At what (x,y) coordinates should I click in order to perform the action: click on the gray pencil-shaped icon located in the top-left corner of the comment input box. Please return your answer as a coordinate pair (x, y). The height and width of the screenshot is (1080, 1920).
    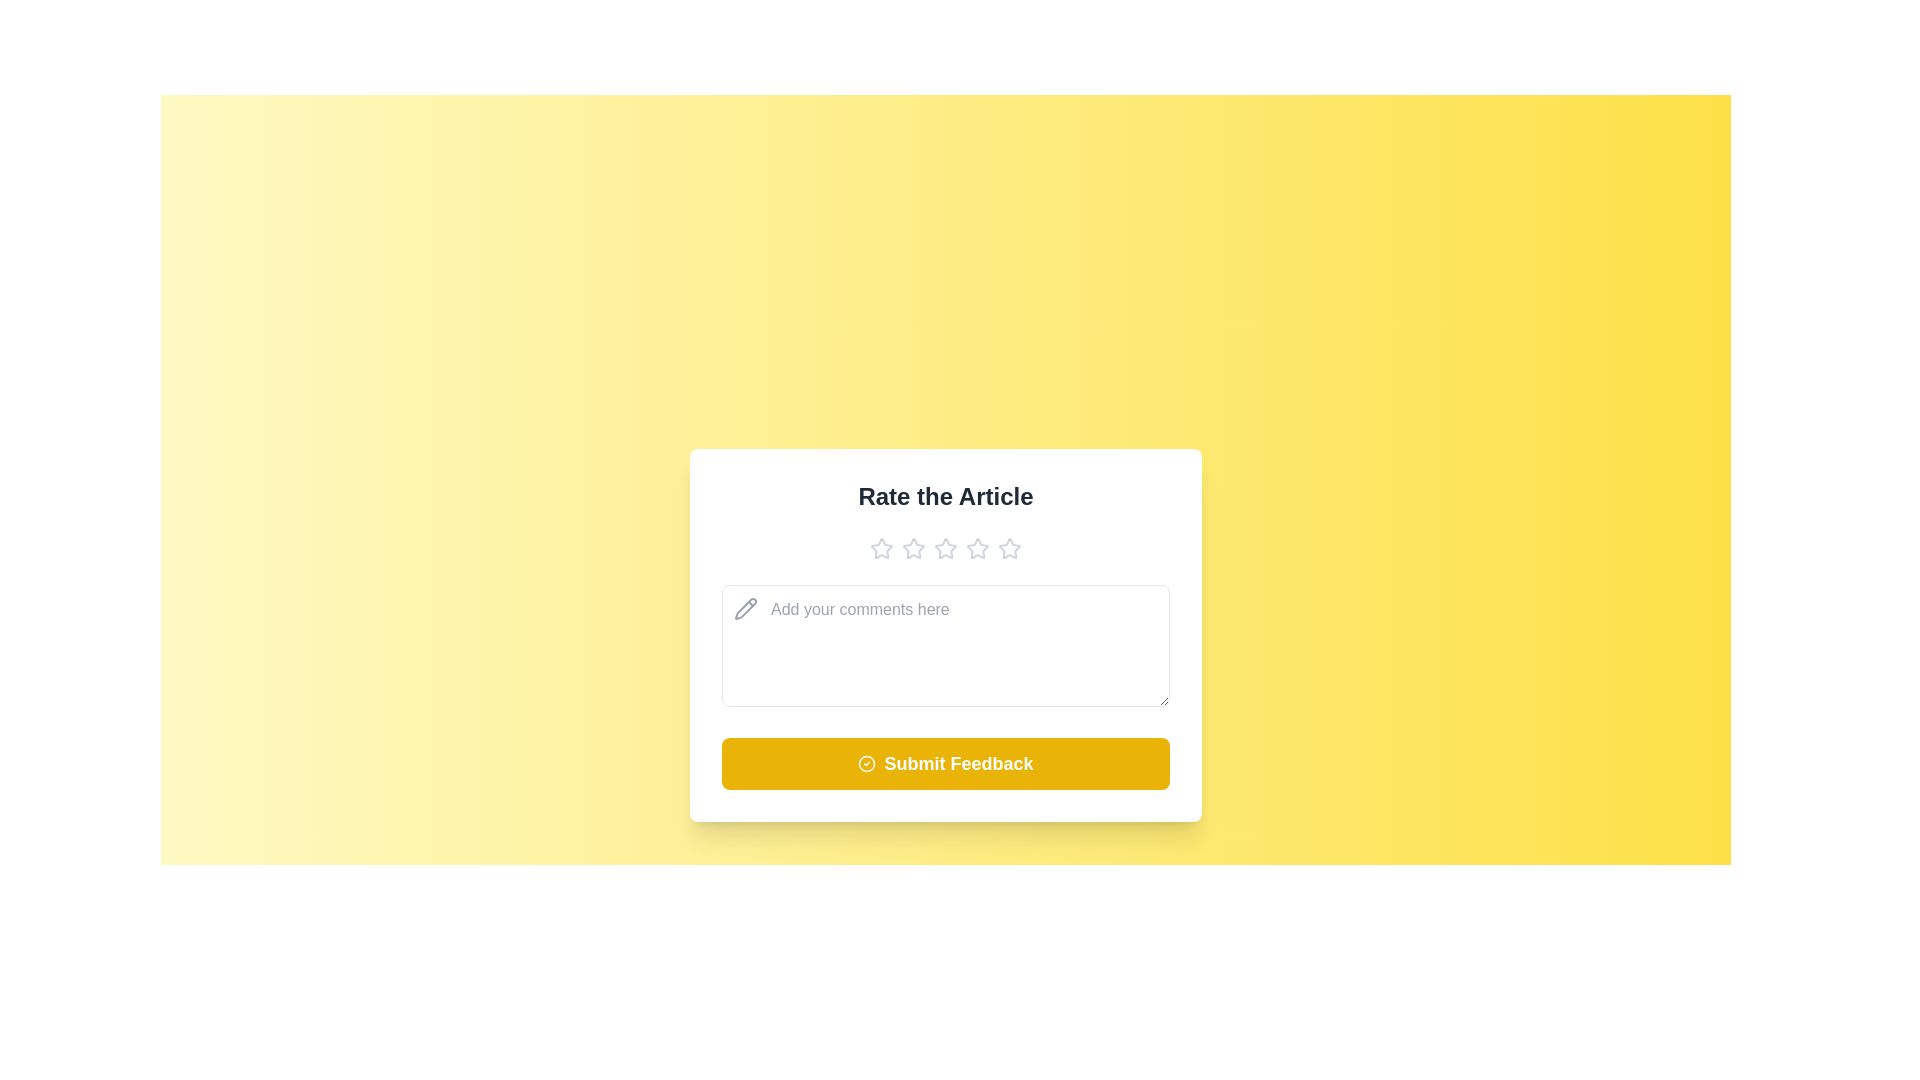
    Looking at the image, I should click on (744, 607).